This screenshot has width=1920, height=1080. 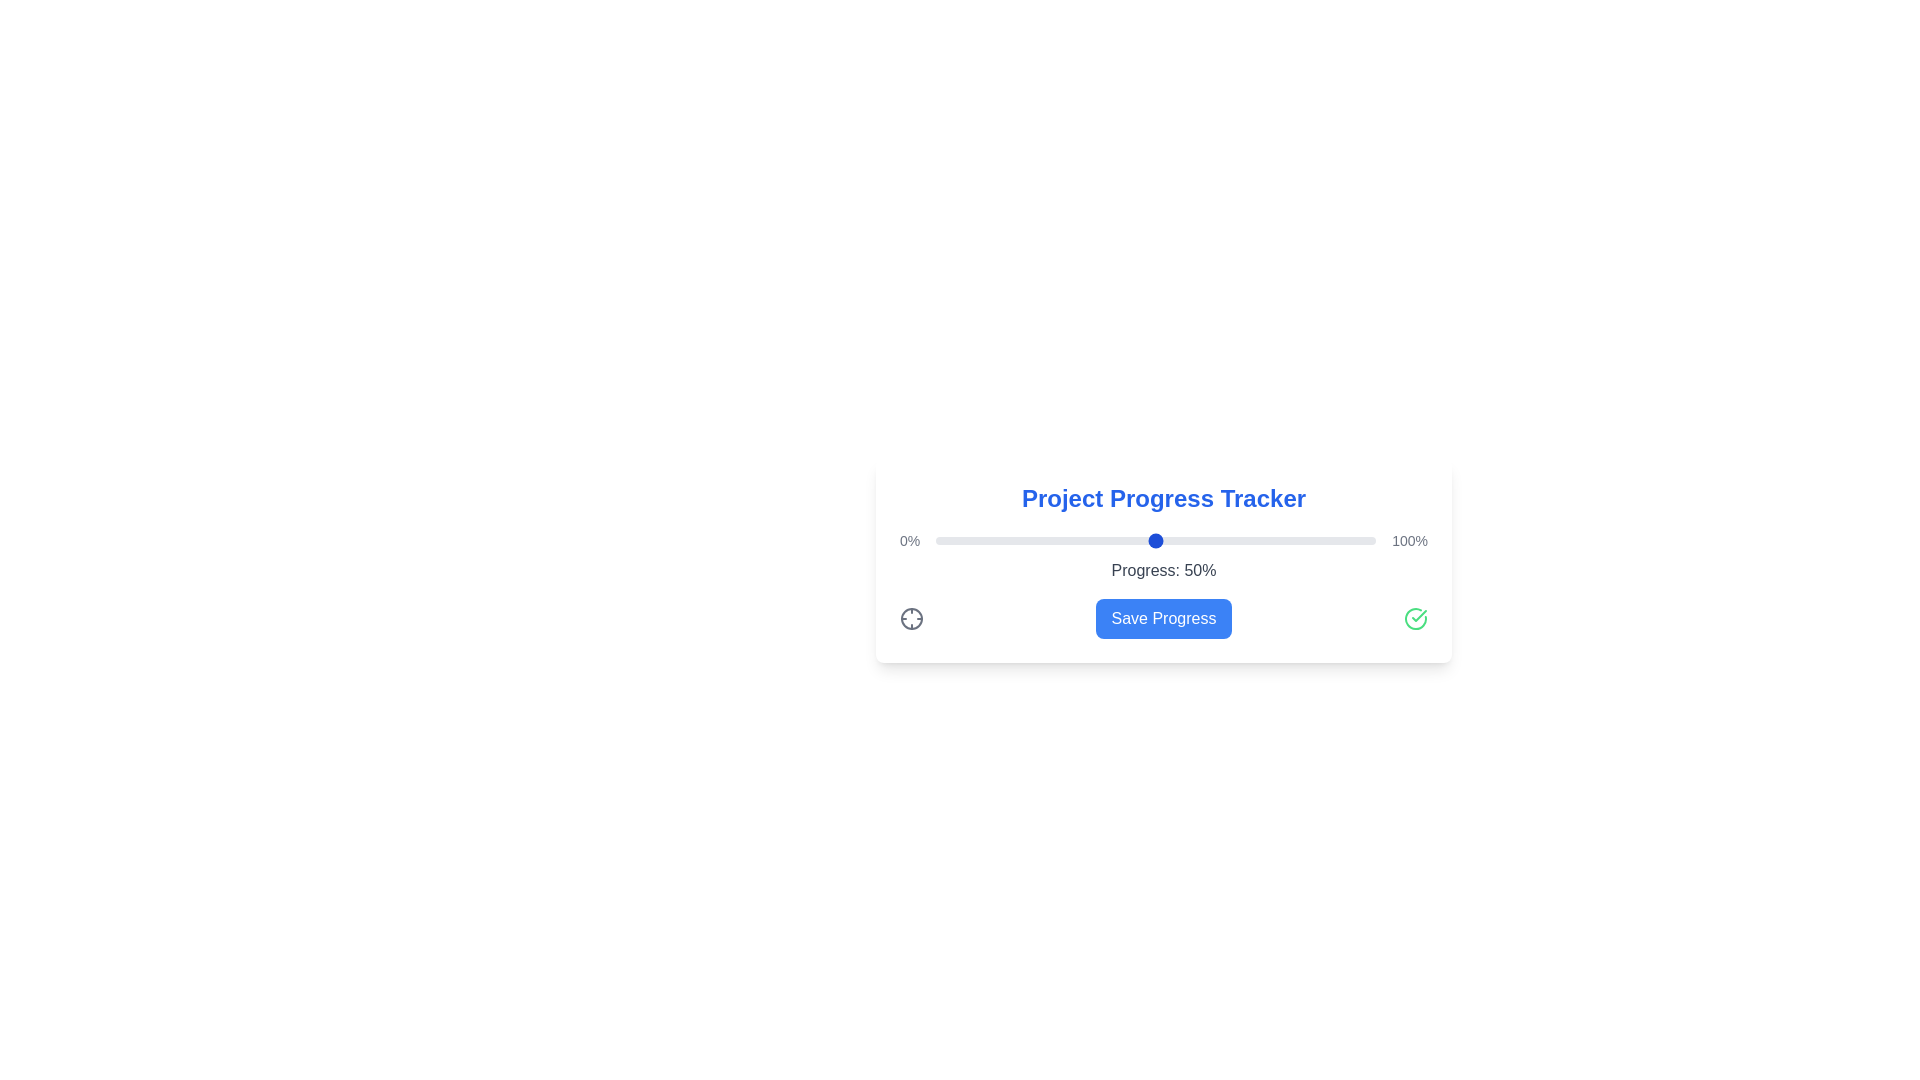 I want to click on the slider to set the progress value to 17, so click(x=1011, y=540).